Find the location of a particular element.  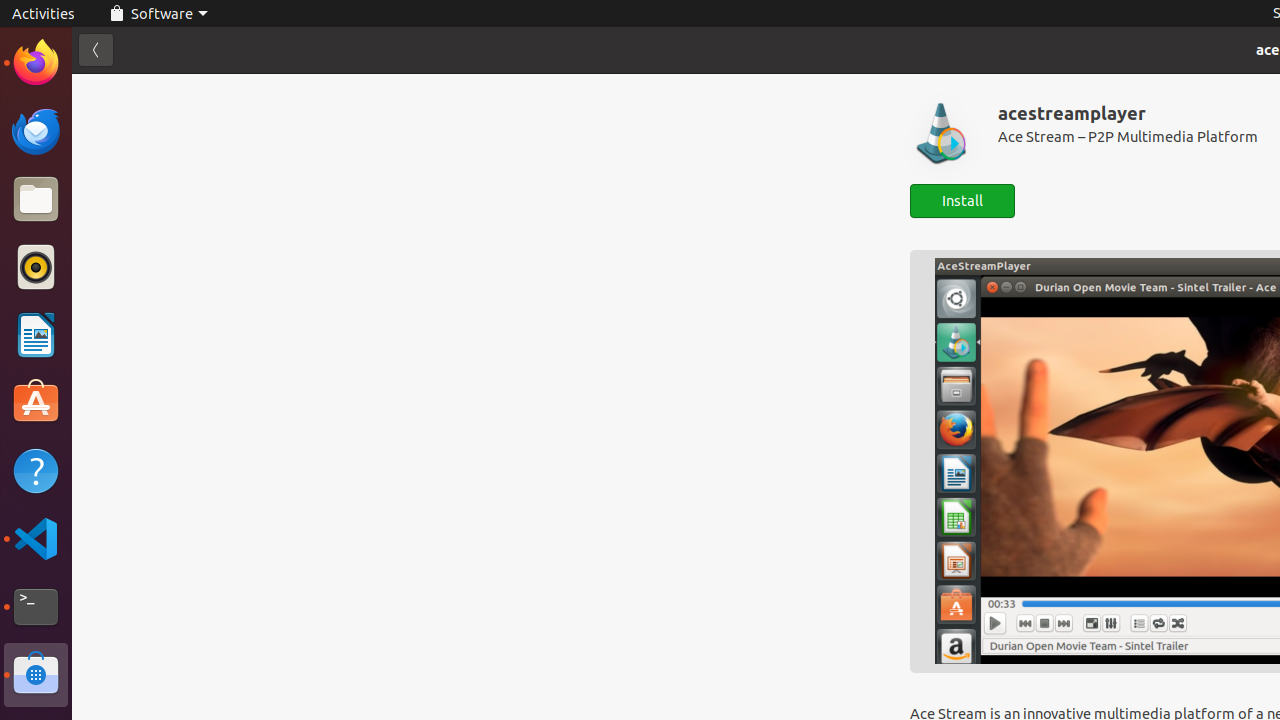

'Firefox Web Browser' is located at coordinates (35, 61).